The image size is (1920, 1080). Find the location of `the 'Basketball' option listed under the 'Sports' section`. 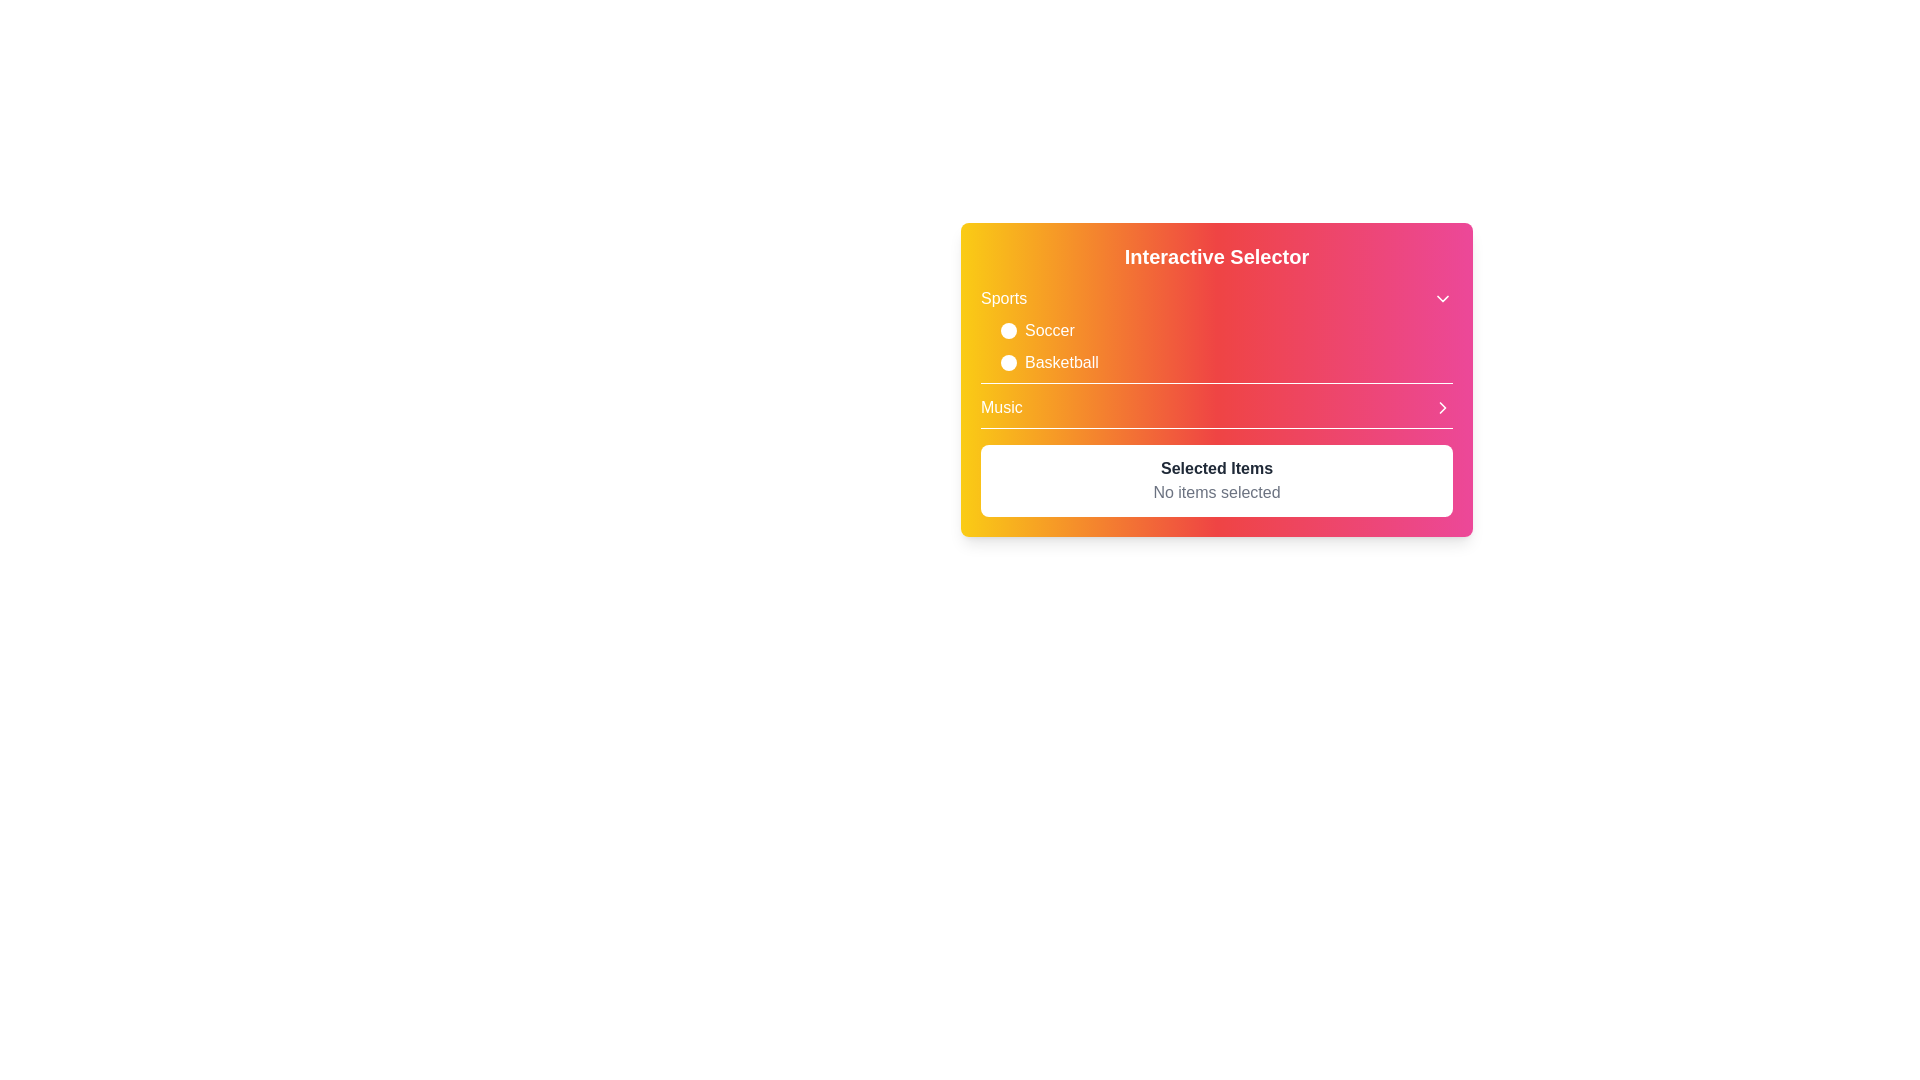

the 'Basketball' option listed under the 'Sports' section is located at coordinates (1226, 362).